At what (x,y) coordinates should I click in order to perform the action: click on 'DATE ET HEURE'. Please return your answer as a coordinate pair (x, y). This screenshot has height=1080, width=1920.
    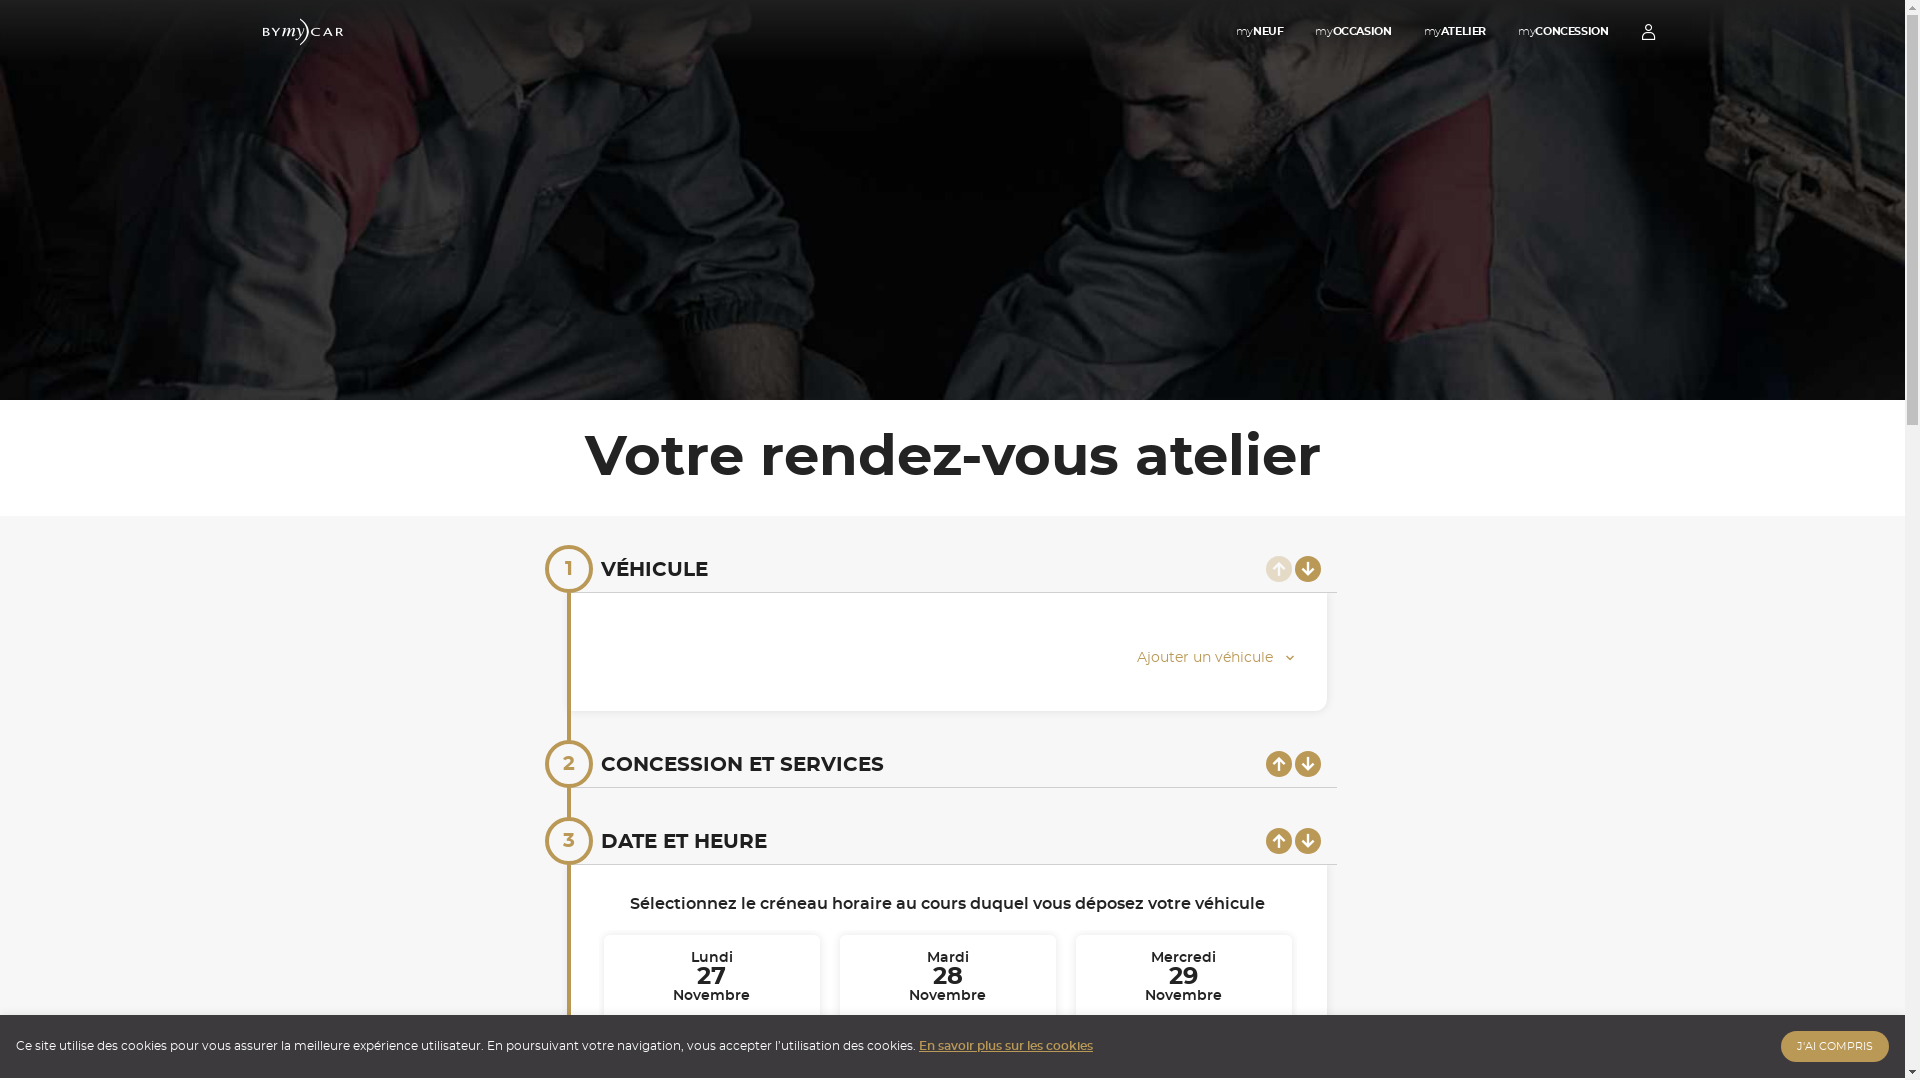
    Looking at the image, I should click on (682, 841).